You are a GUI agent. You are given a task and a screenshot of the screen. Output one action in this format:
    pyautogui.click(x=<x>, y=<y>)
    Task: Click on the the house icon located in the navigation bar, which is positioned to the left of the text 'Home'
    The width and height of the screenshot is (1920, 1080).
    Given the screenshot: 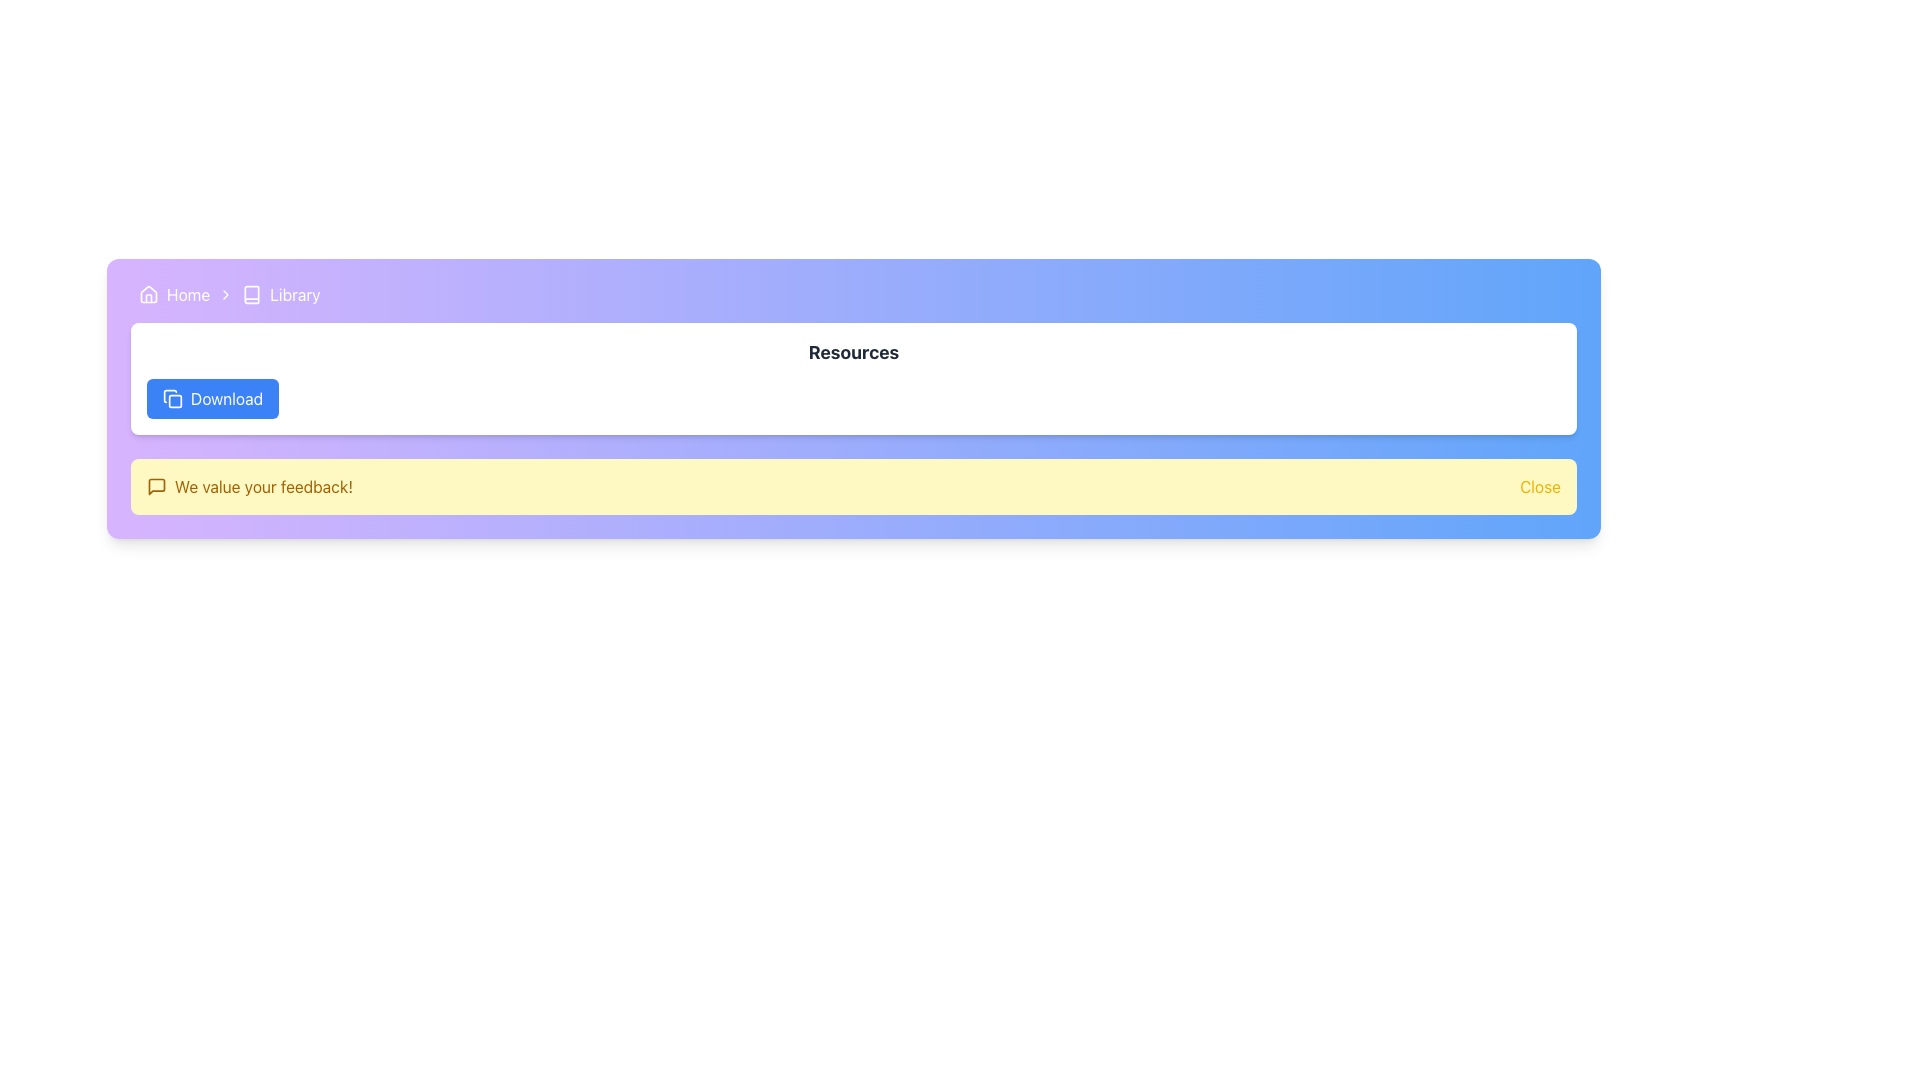 What is the action you would take?
    pyautogui.click(x=147, y=294)
    